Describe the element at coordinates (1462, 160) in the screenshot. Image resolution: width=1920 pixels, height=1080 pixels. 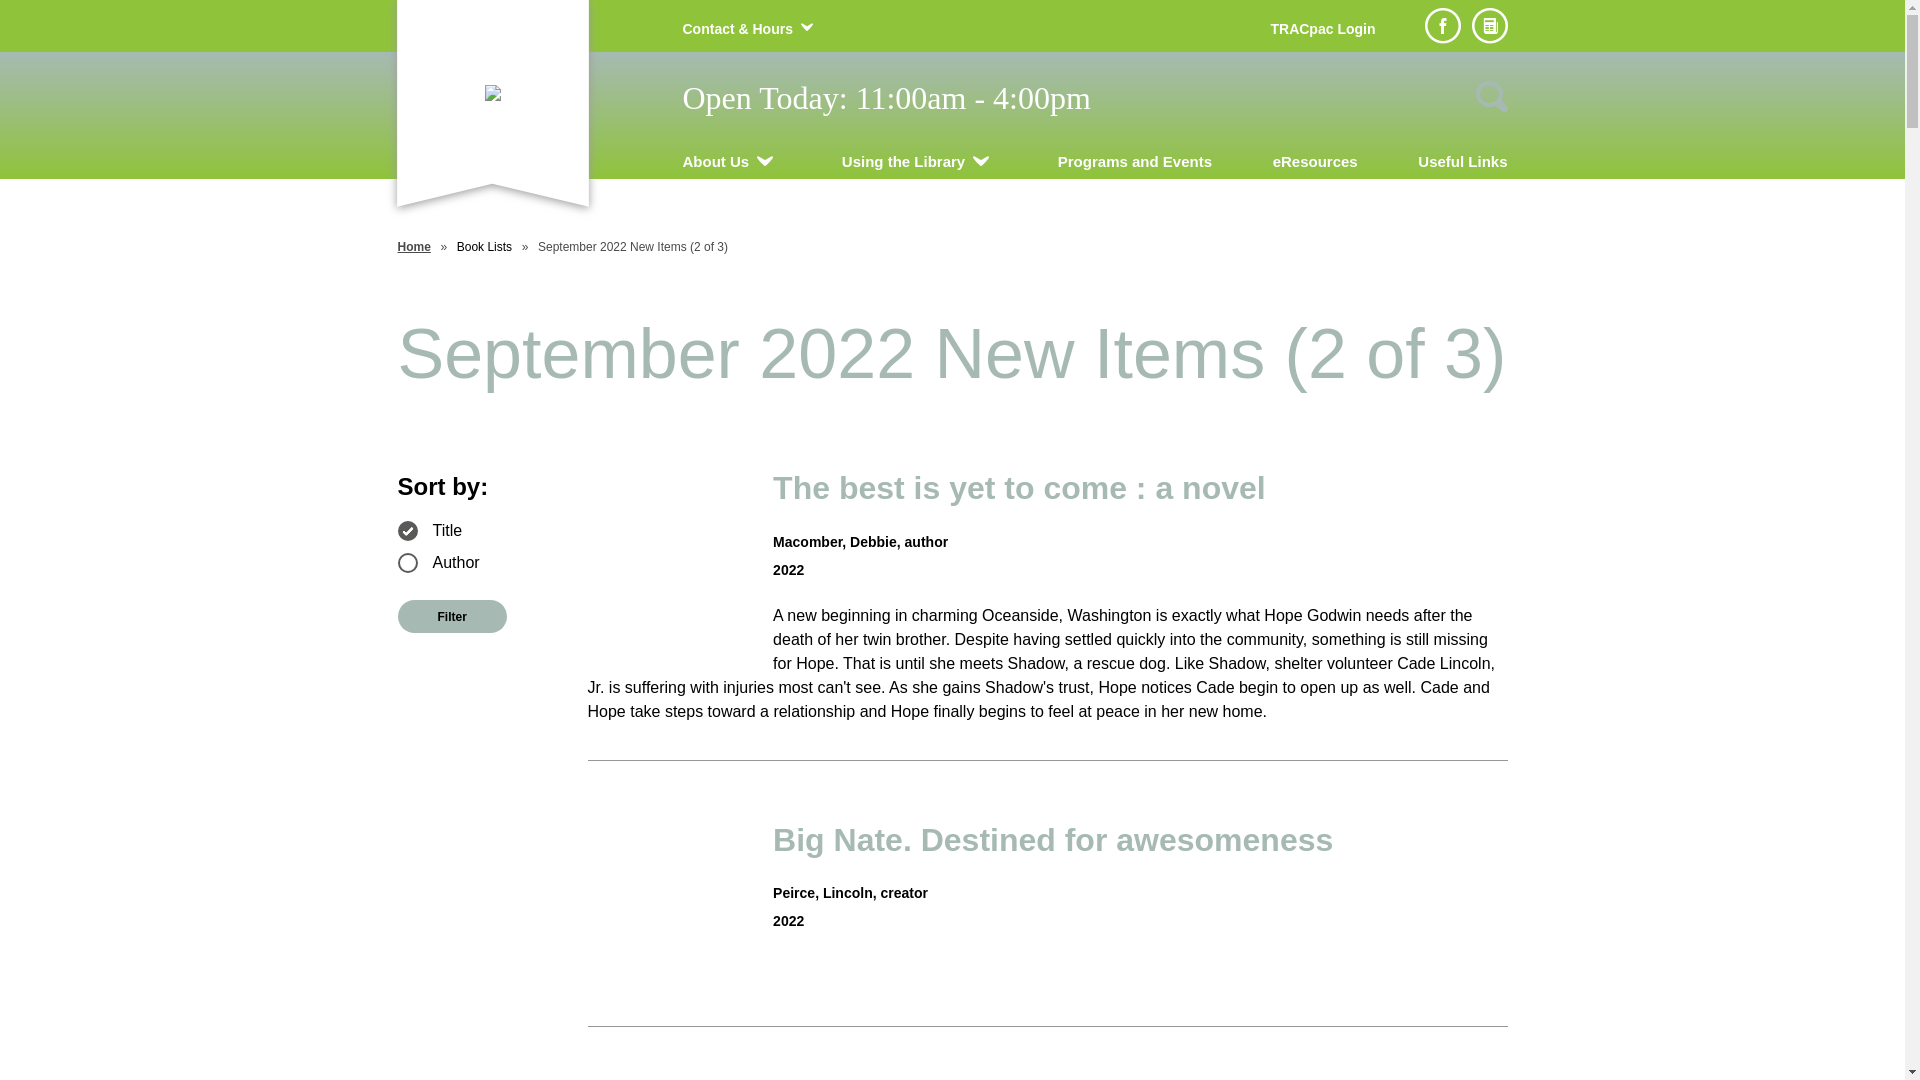
I see `'Useful Links'` at that location.